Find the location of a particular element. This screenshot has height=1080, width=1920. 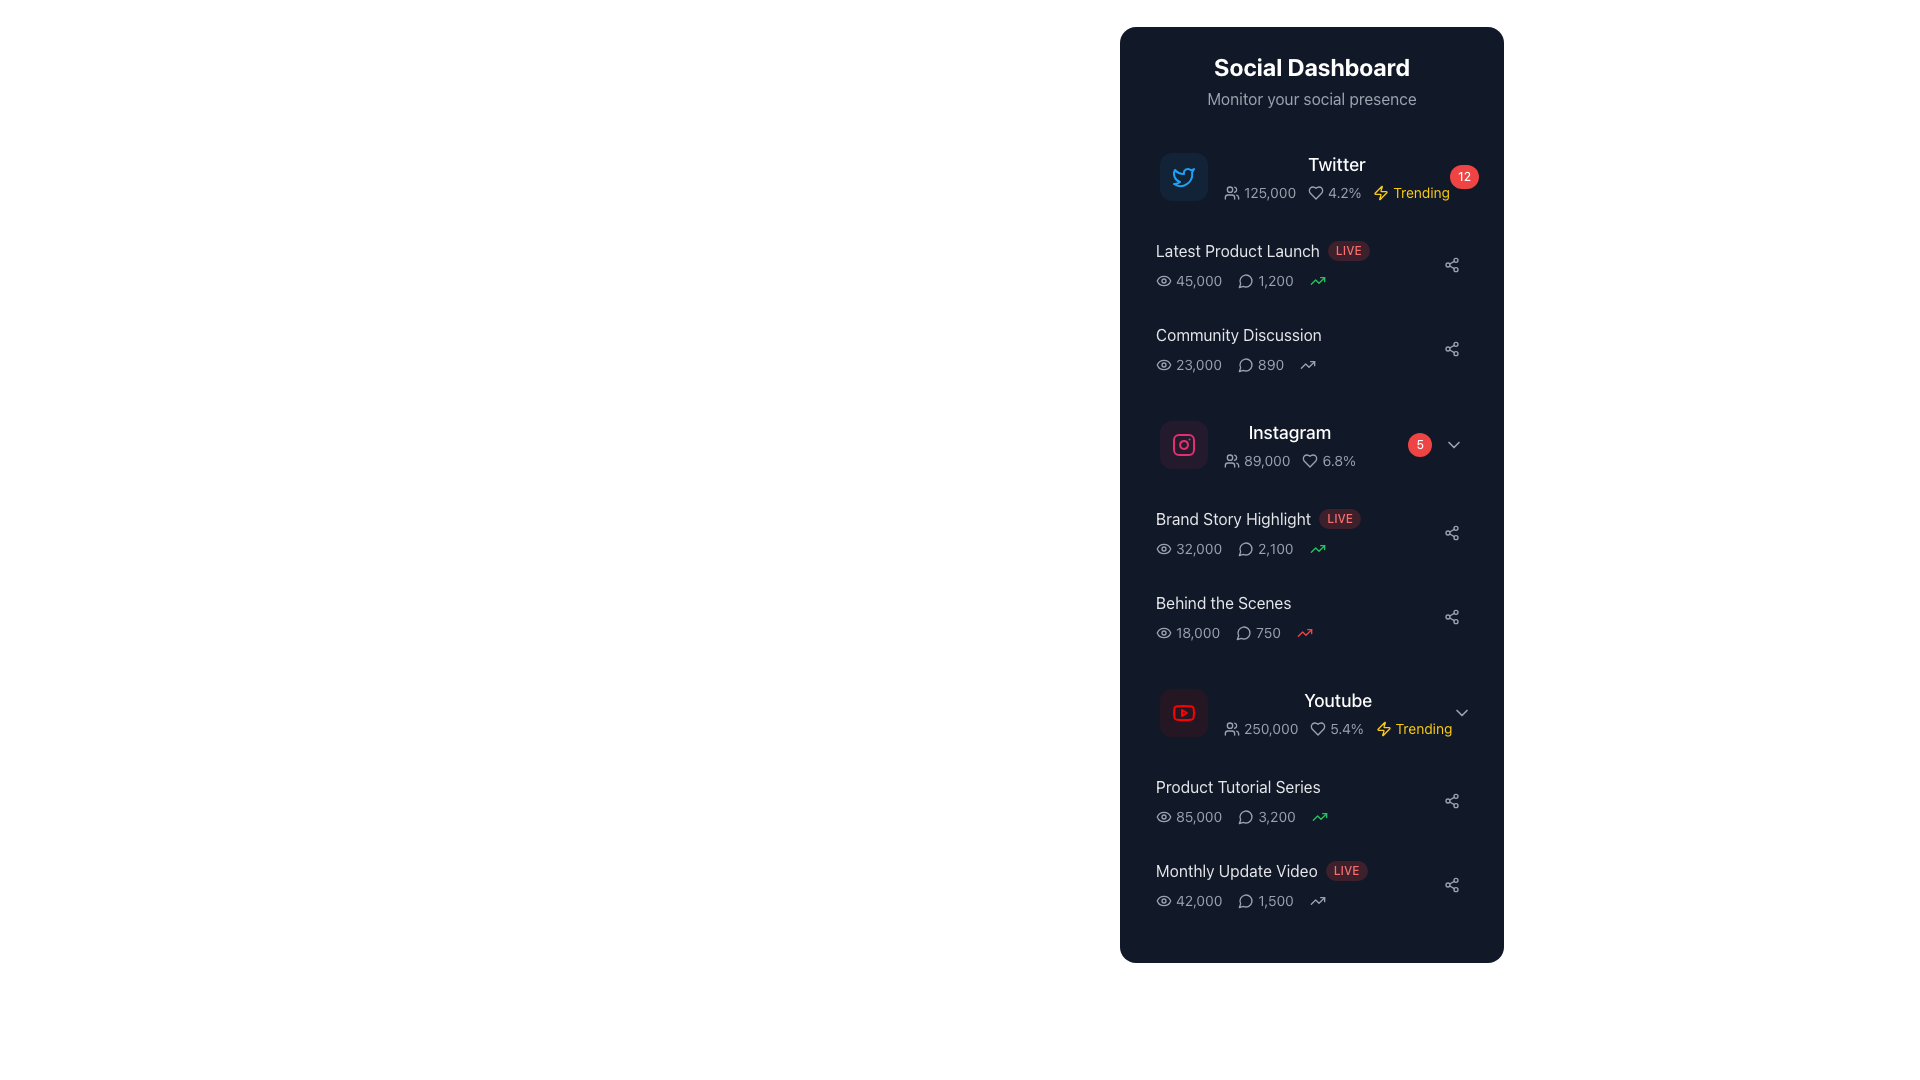

the icon representing a message or comment associated with the 'Community Discussion' entry, located in the activity summaries list is located at coordinates (1244, 817).